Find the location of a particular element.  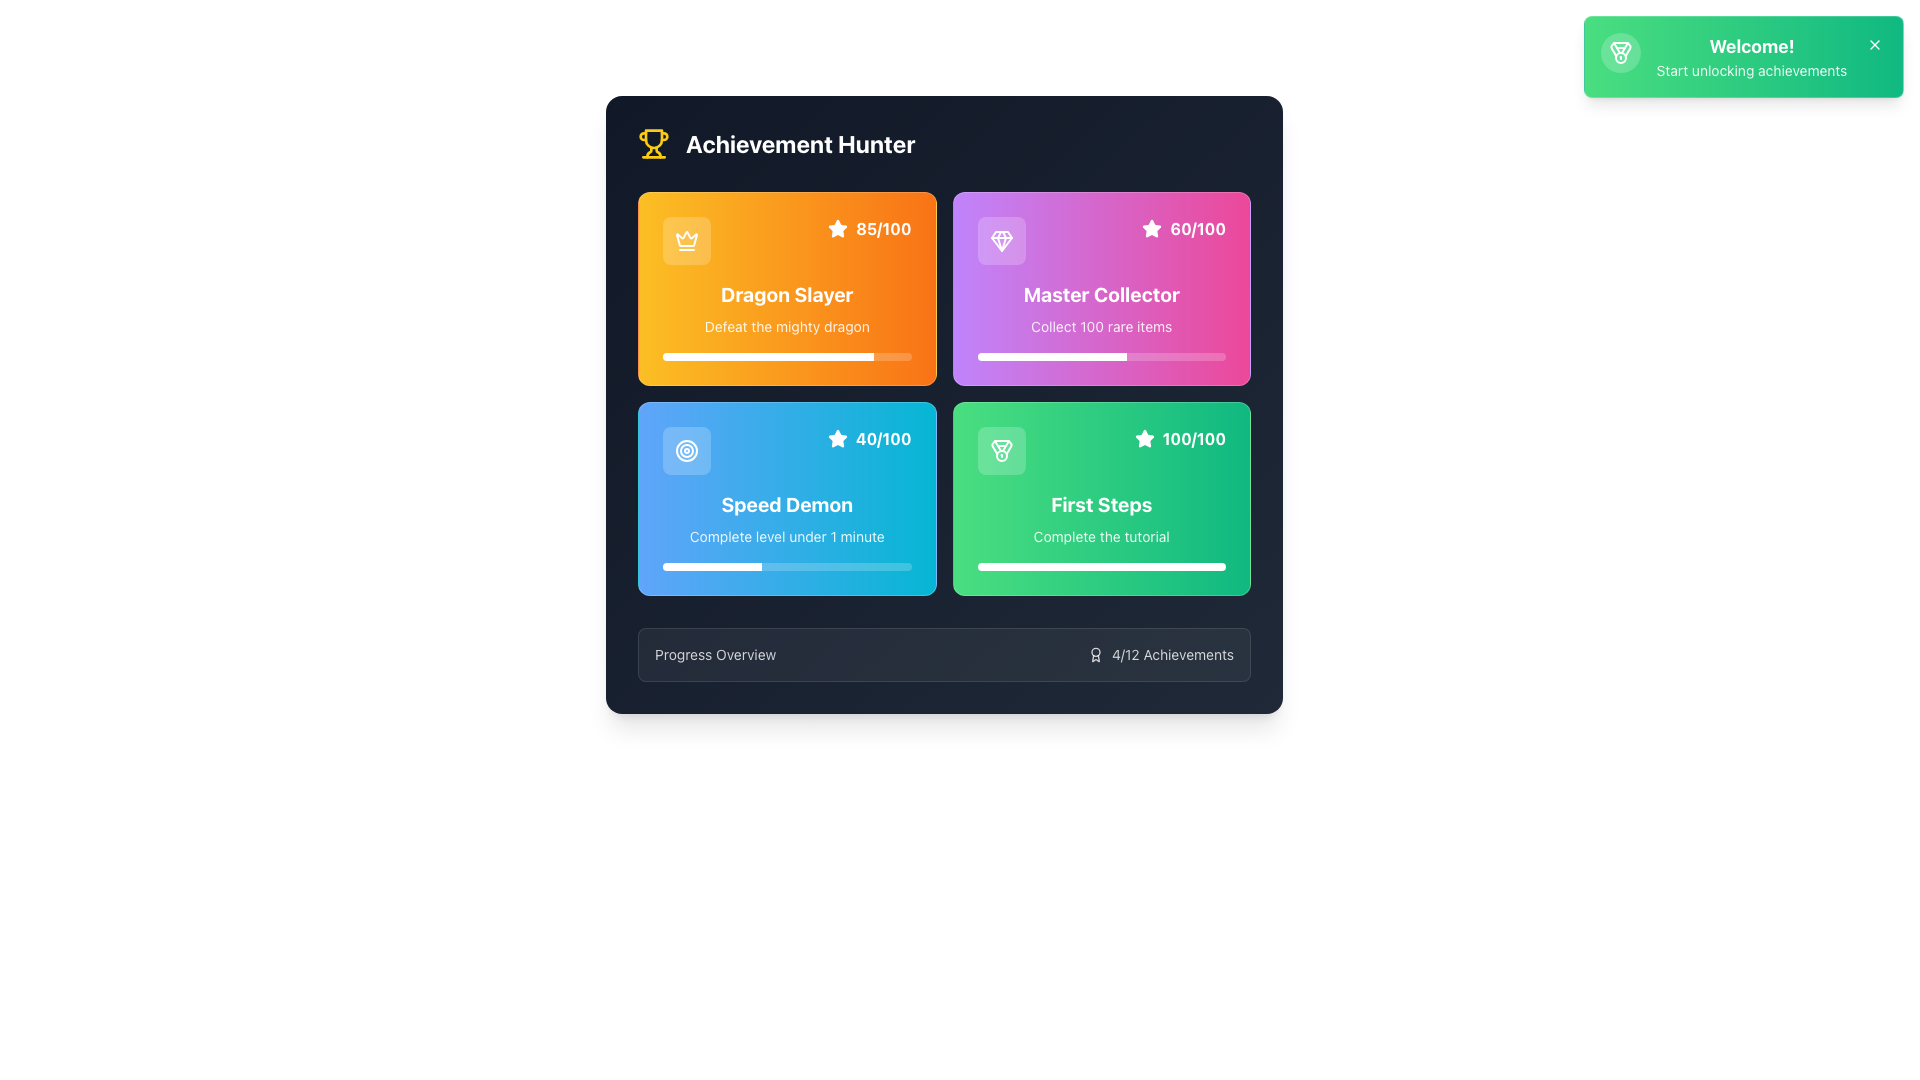

the progress indicator text label showing '60 out of 100' for the 'Master Collector' achievement is located at coordinates (1198, 227).